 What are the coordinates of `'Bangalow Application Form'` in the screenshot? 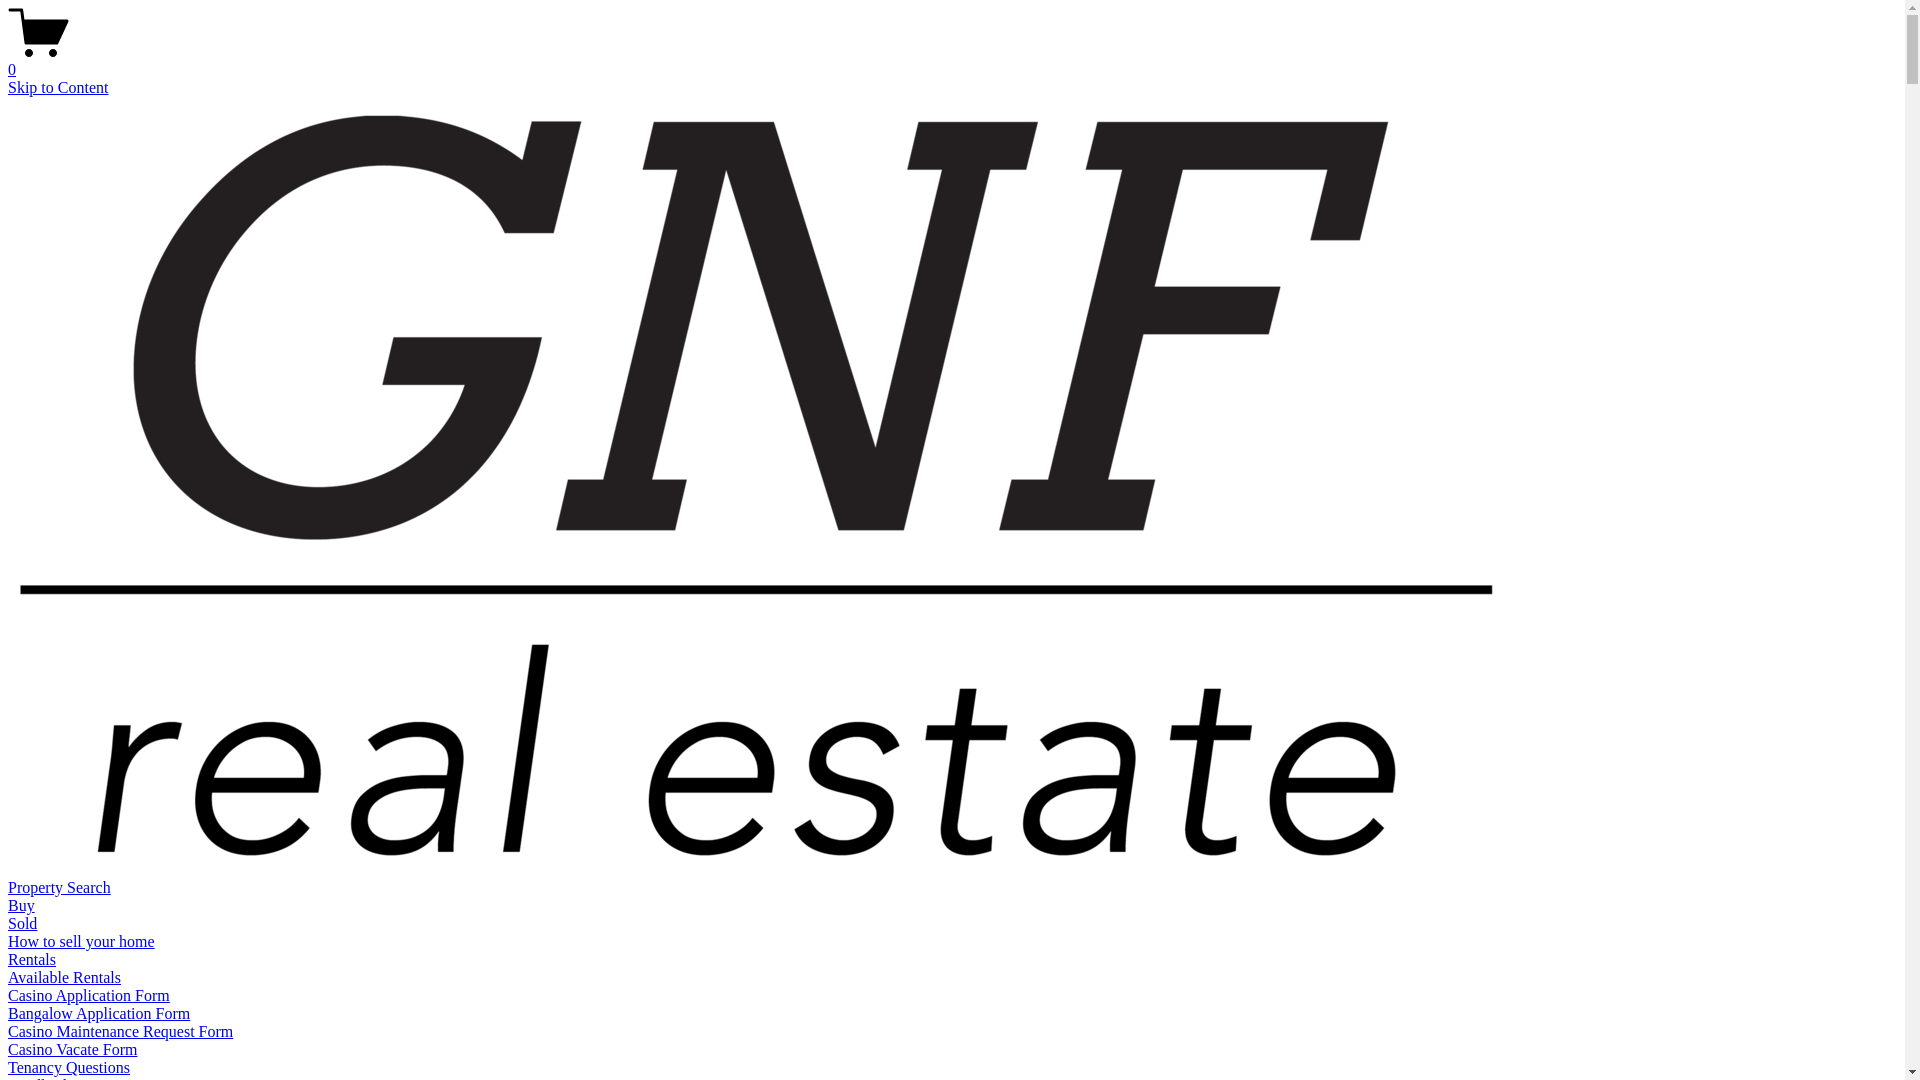 It's located at (98, 1013).